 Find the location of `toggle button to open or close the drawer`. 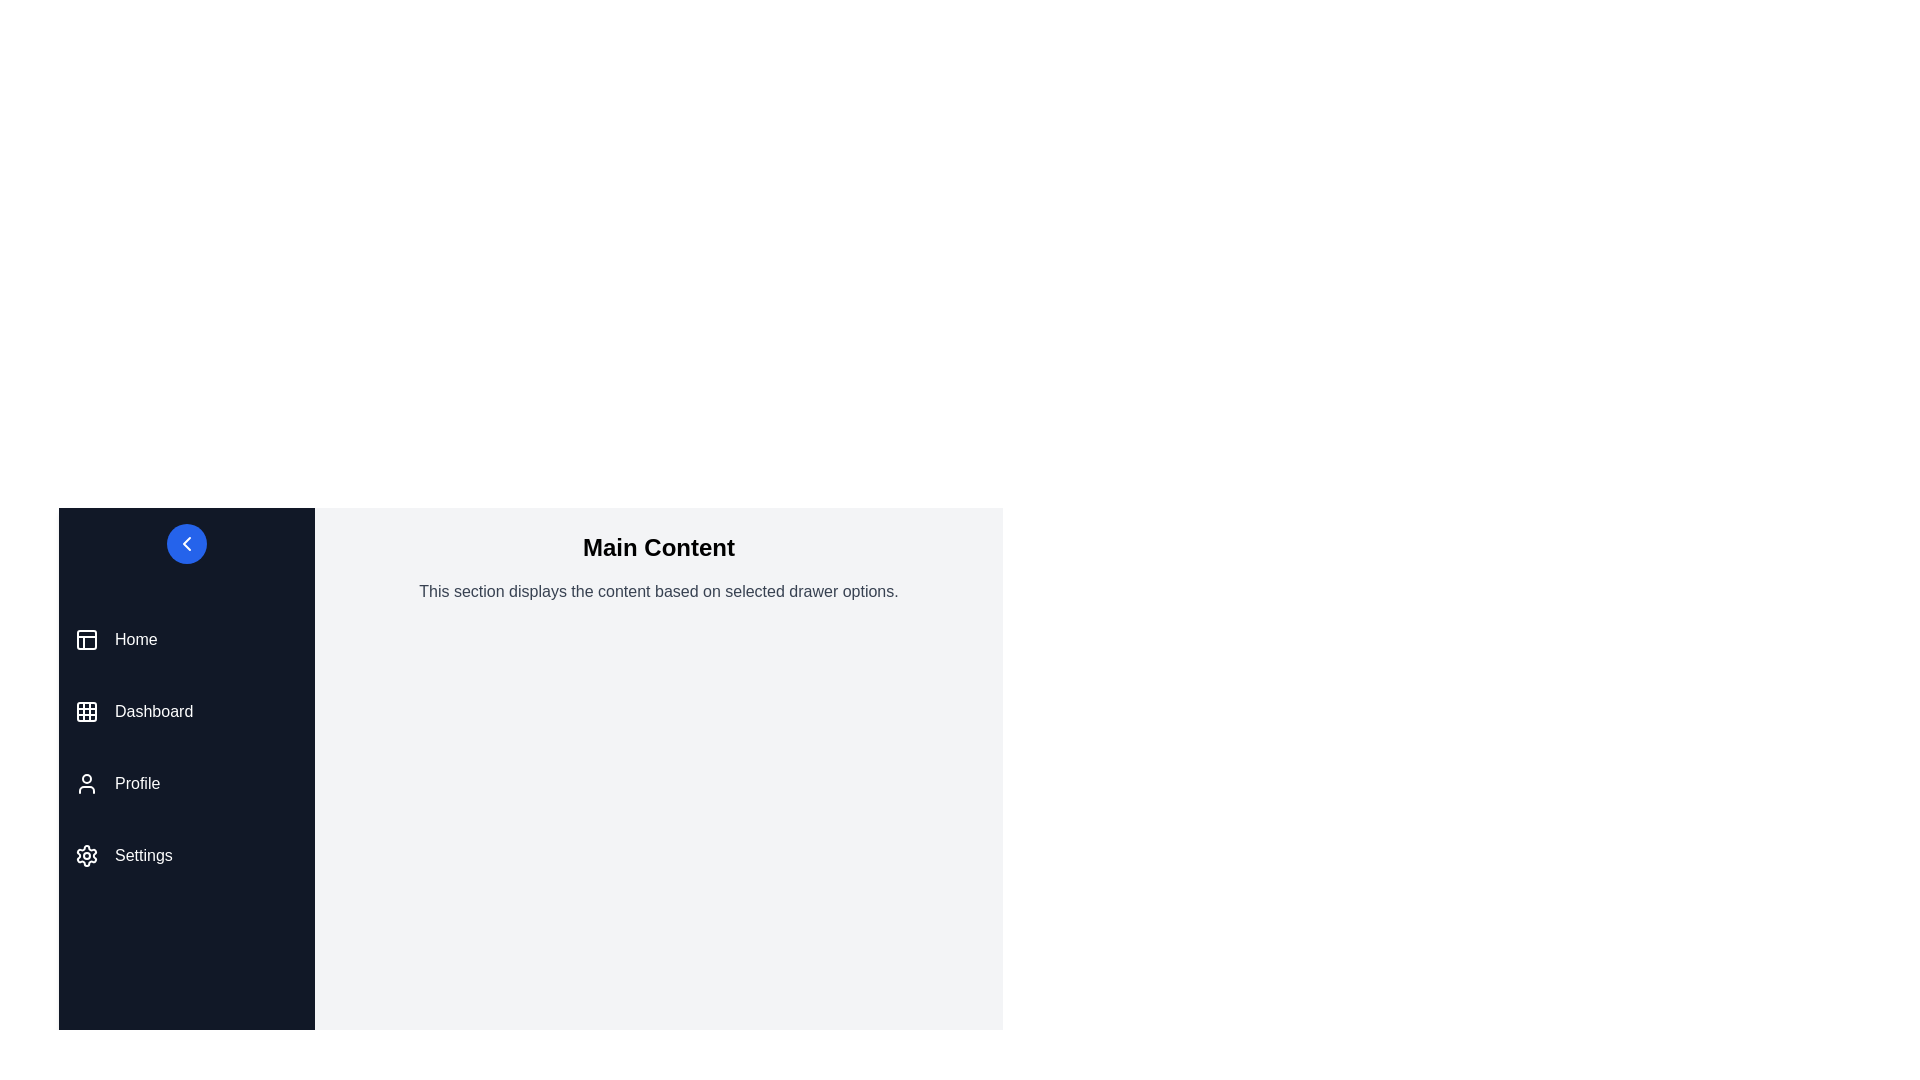

toggle button to open or close the drawer is located at coordinates (187, 543).